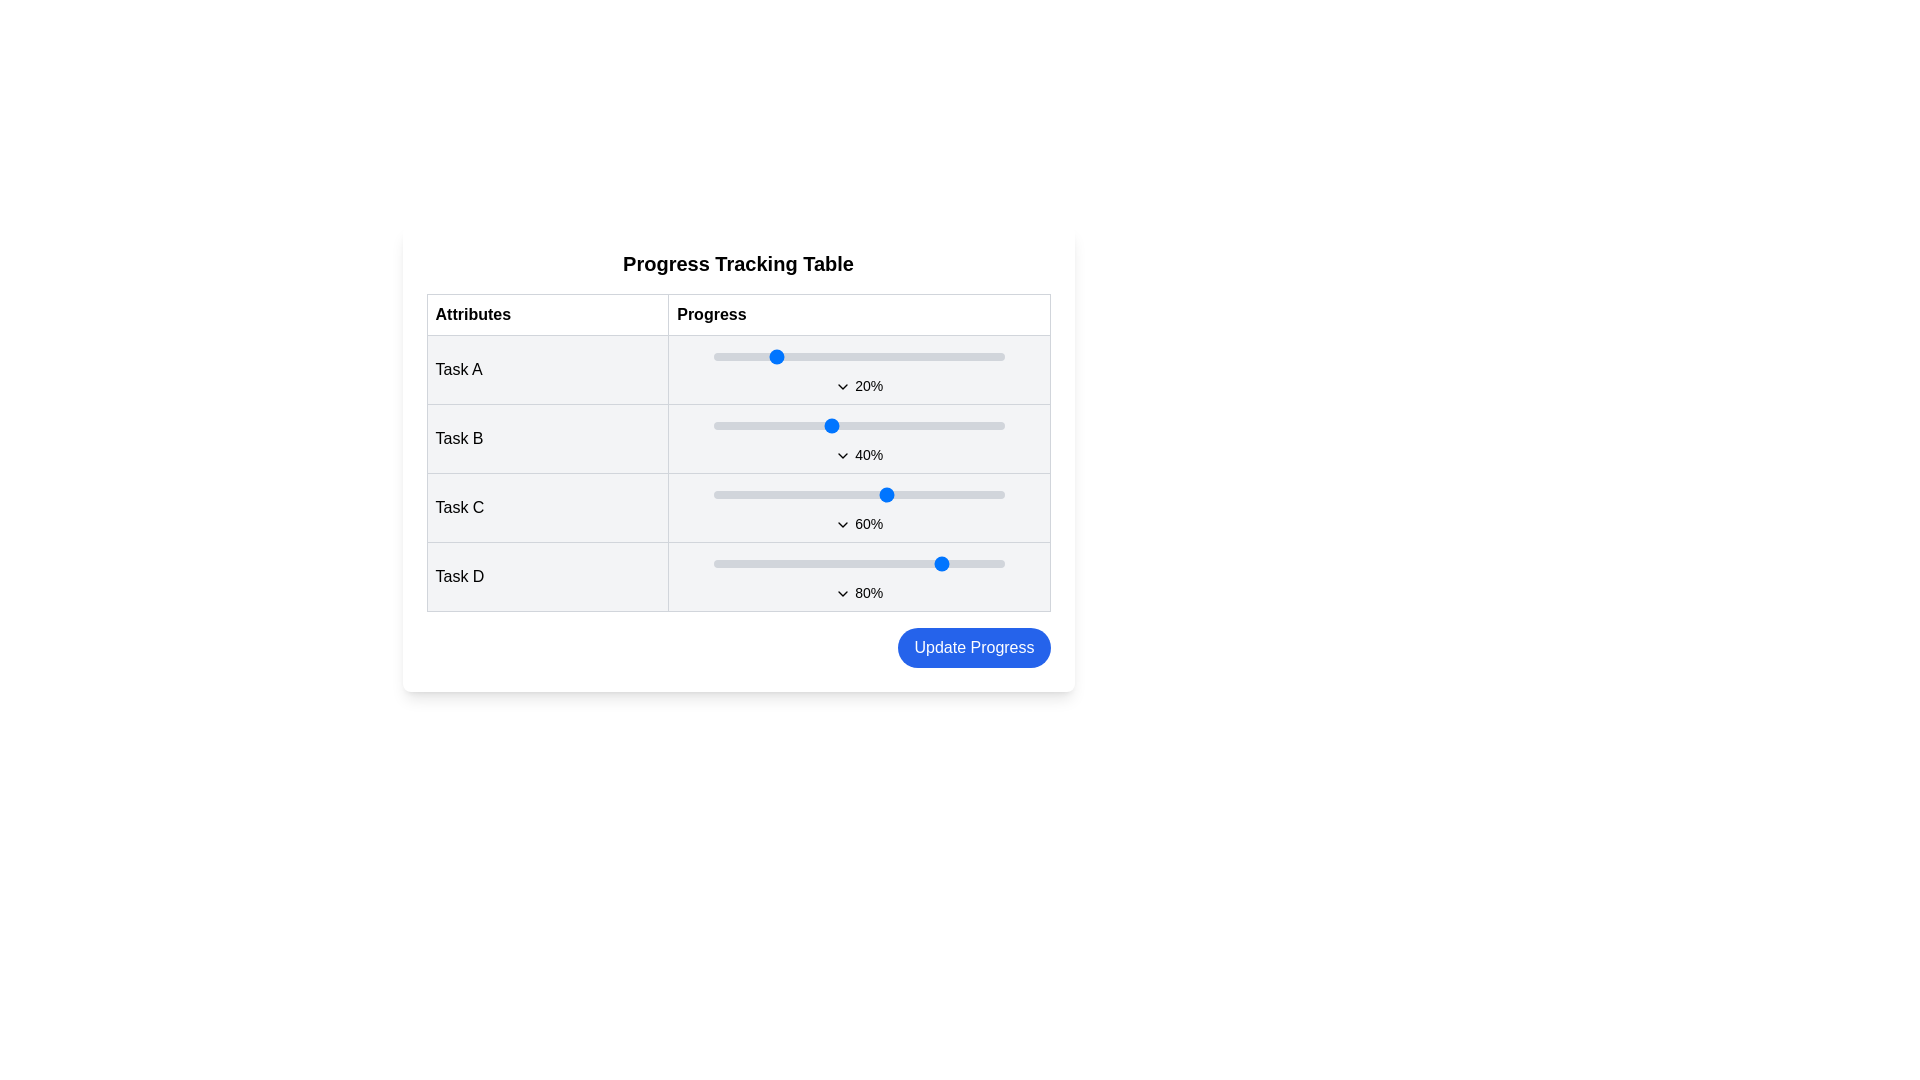  I want to click on the progress for task B, so click(791, 424).